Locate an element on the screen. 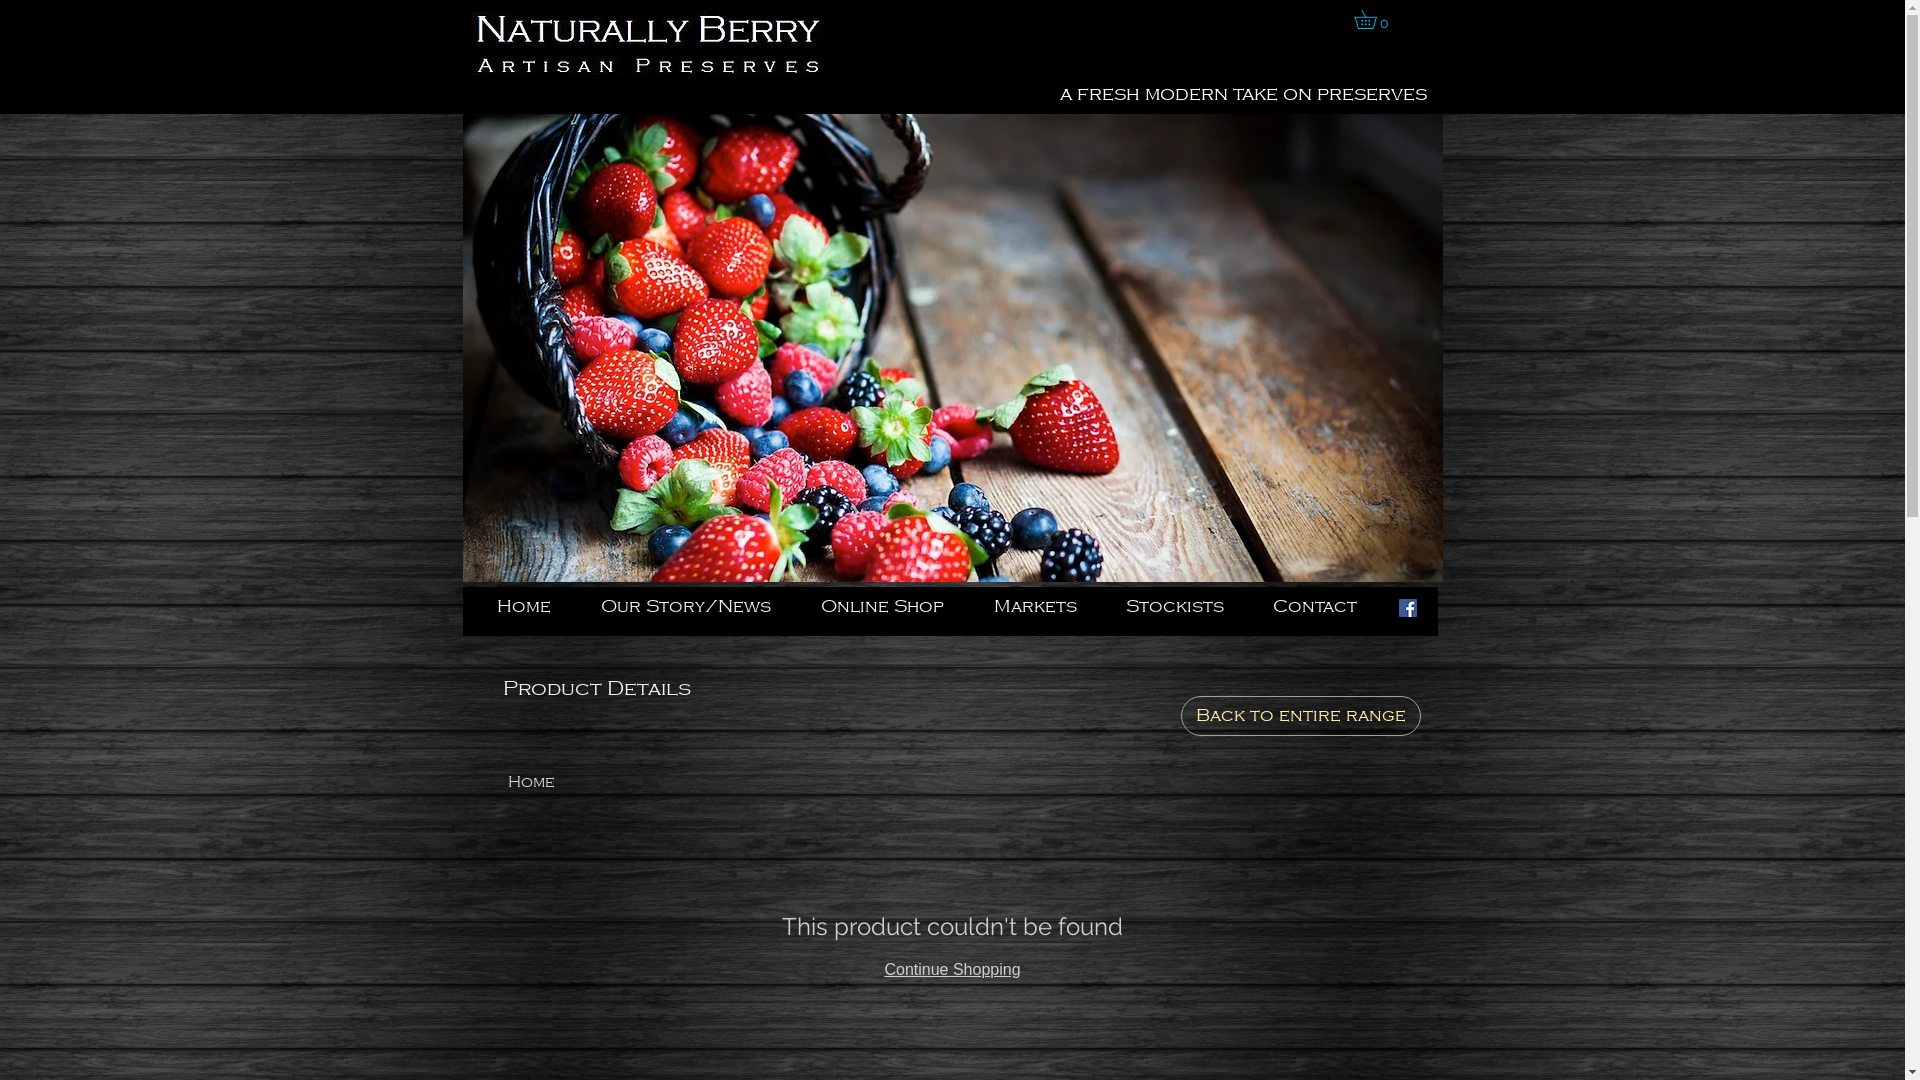 Image resolution: width=1920 pixels, height=1080 pixels. 'Continue Shopping' is located at coordinates (950, 968).